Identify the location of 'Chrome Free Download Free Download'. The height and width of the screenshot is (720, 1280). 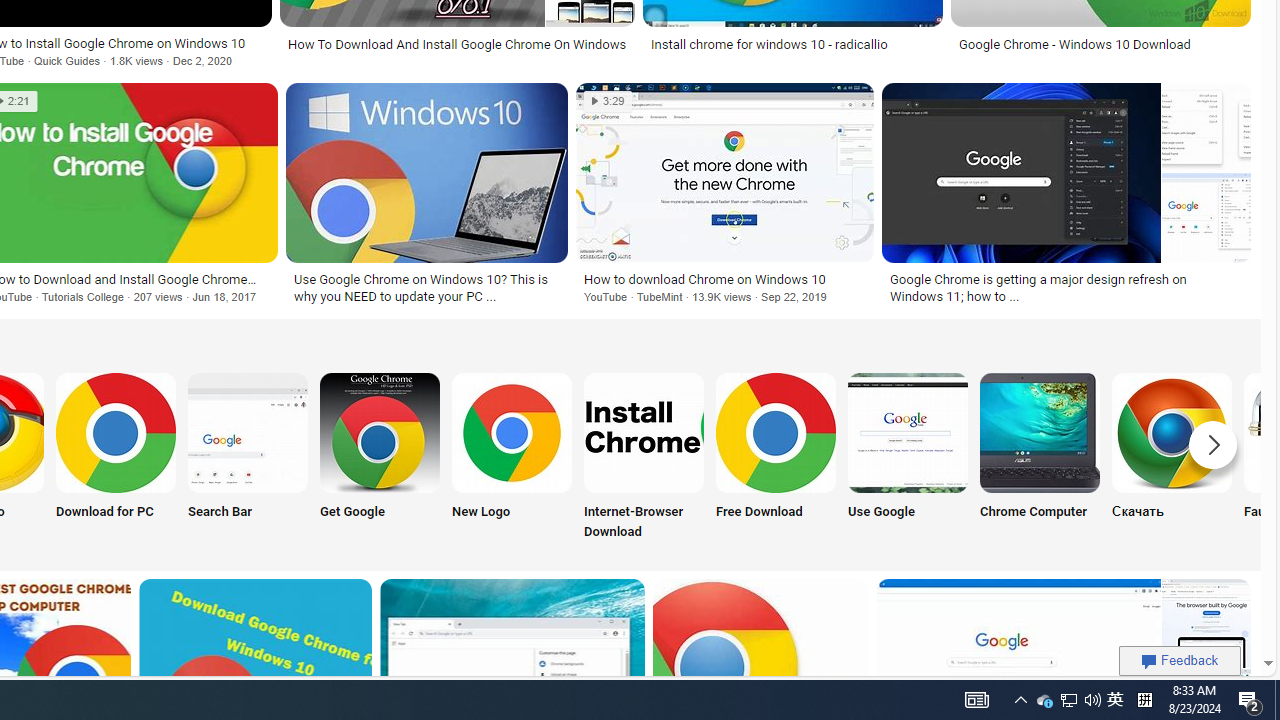
(774, 458).